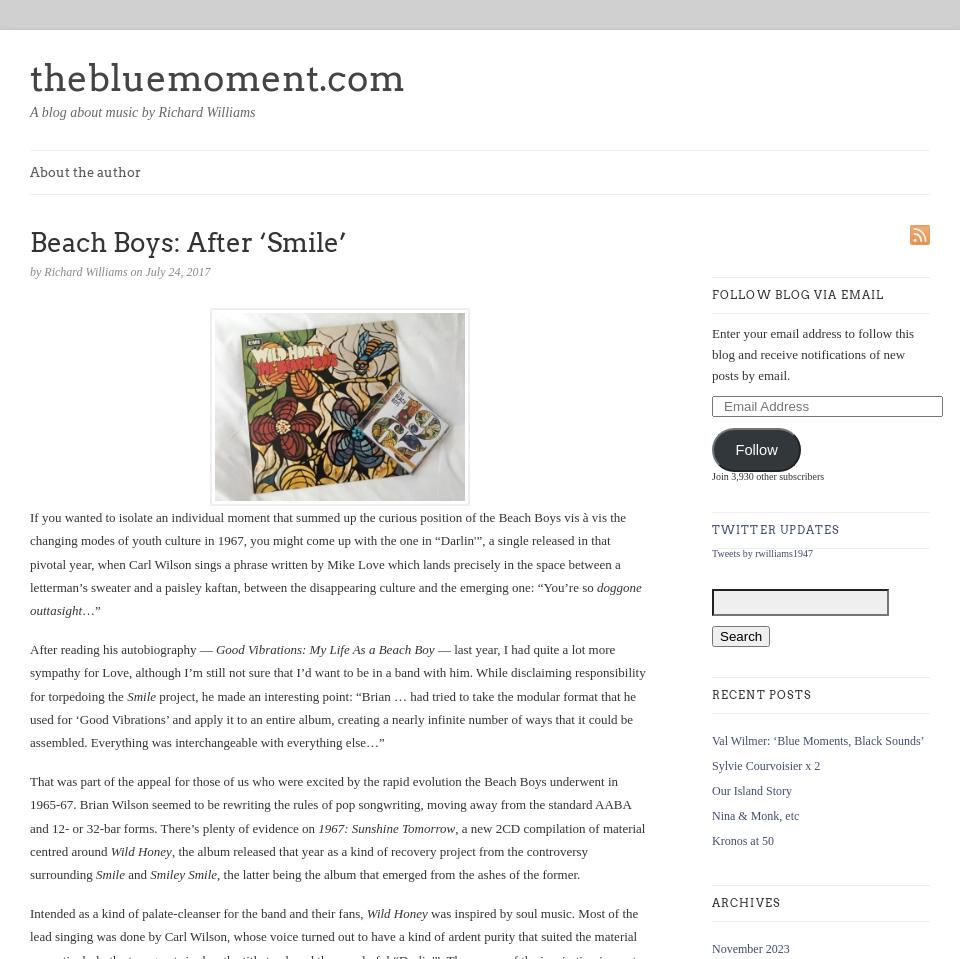 This screenshot has width=960, height=959. Describe the element at coordinates (324, 648) in the screenshot. I see `'Good Vibrations: My Life As a Beach Boy'` at that location.